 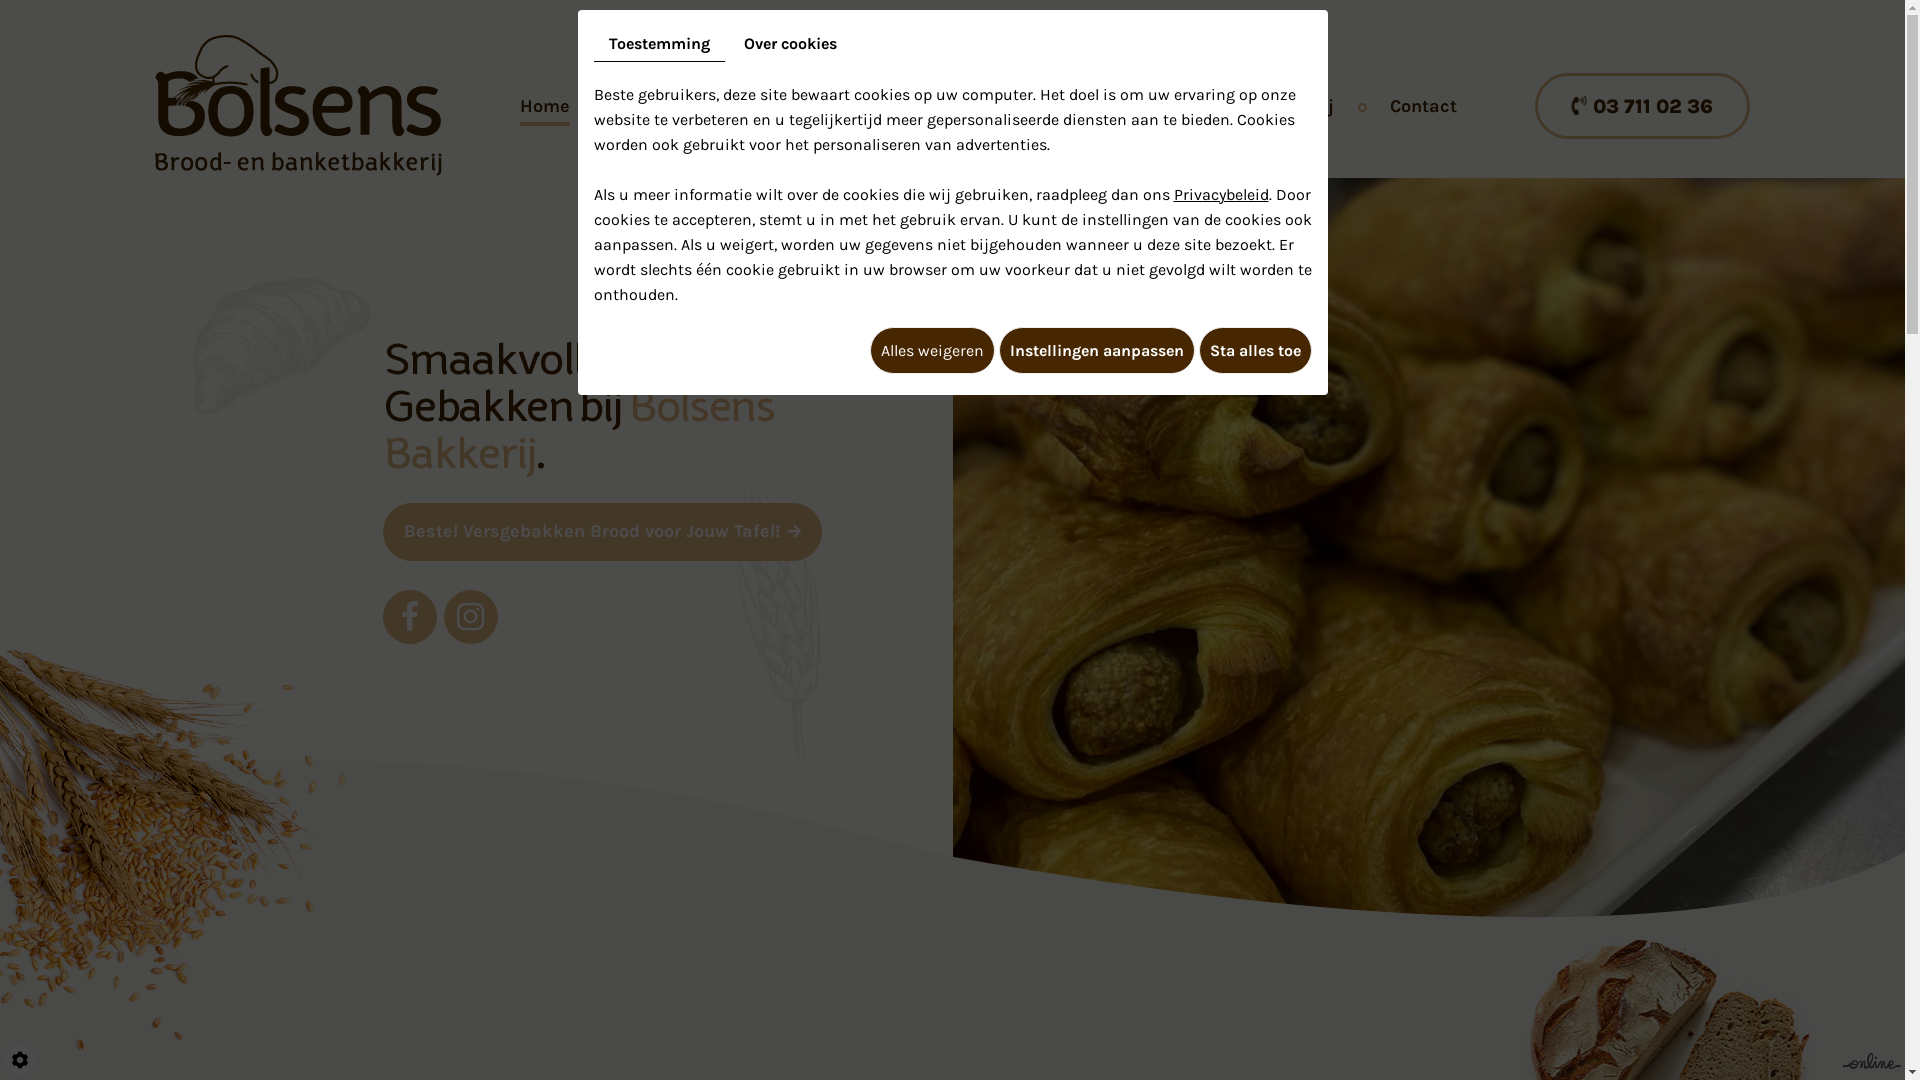 What do you see at coordinates (297, 103) in the screenshot?
I see `'Bakkerij Bolsens - Bakkerij'` at bounding box center [297, 103].